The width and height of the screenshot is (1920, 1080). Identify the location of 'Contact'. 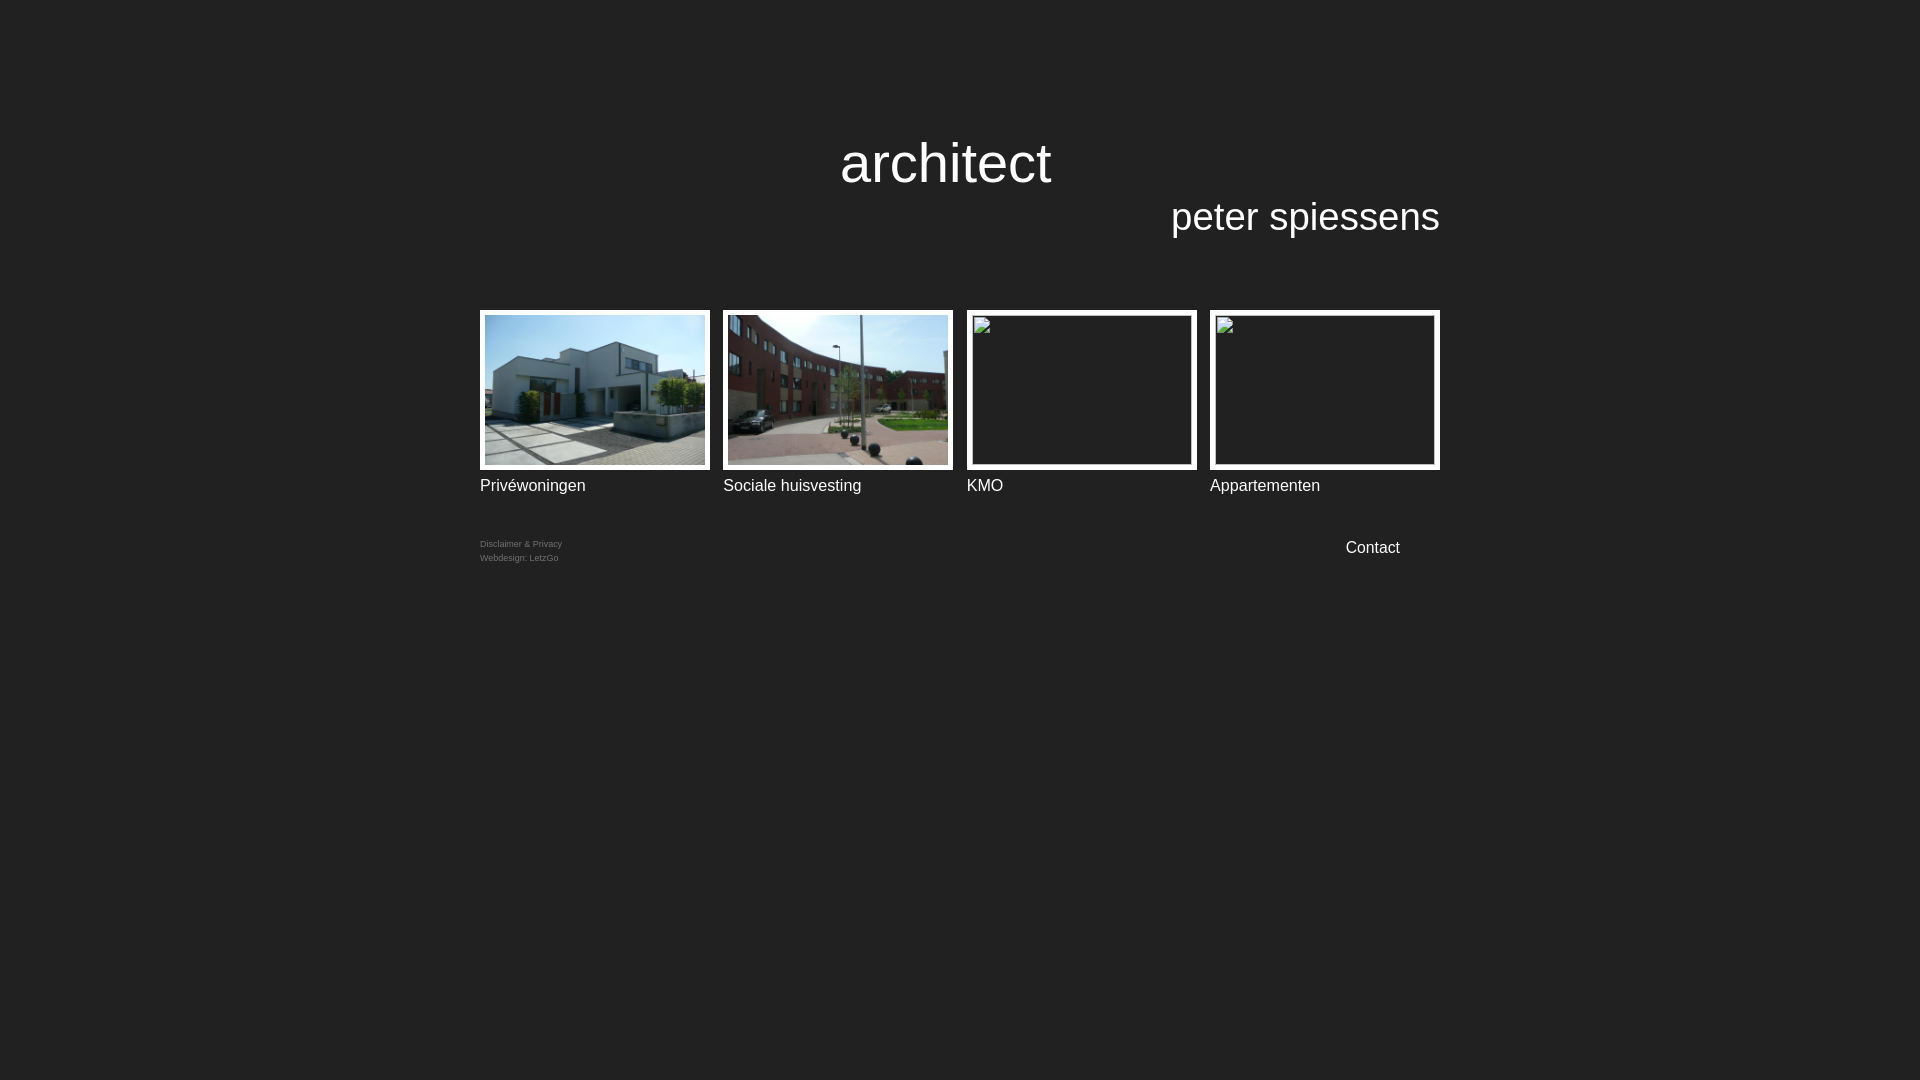
(1391, 547).